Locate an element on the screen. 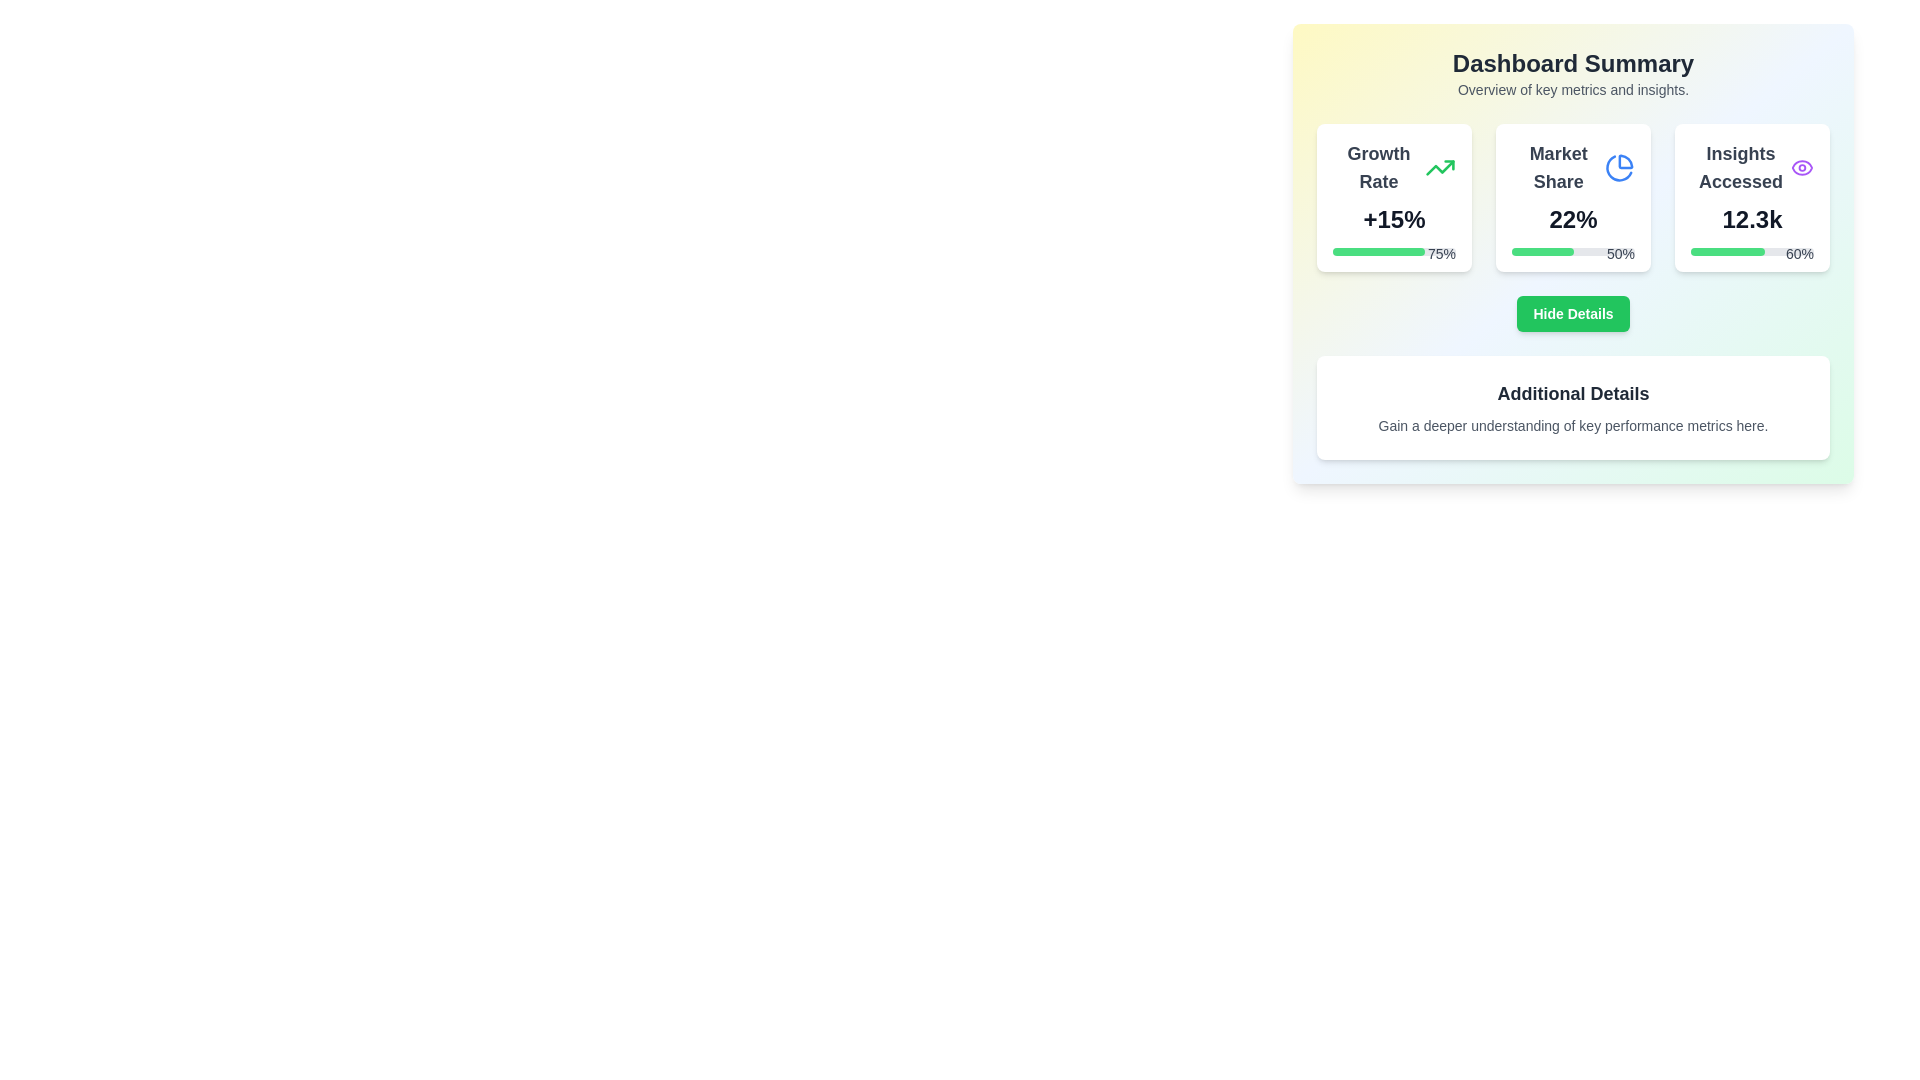  the static text element displaying '+15%' located at the bottom-center of the 'Growth Rate' card in the 'Dashboard Summary' section is located at coordinates (1393, 219).